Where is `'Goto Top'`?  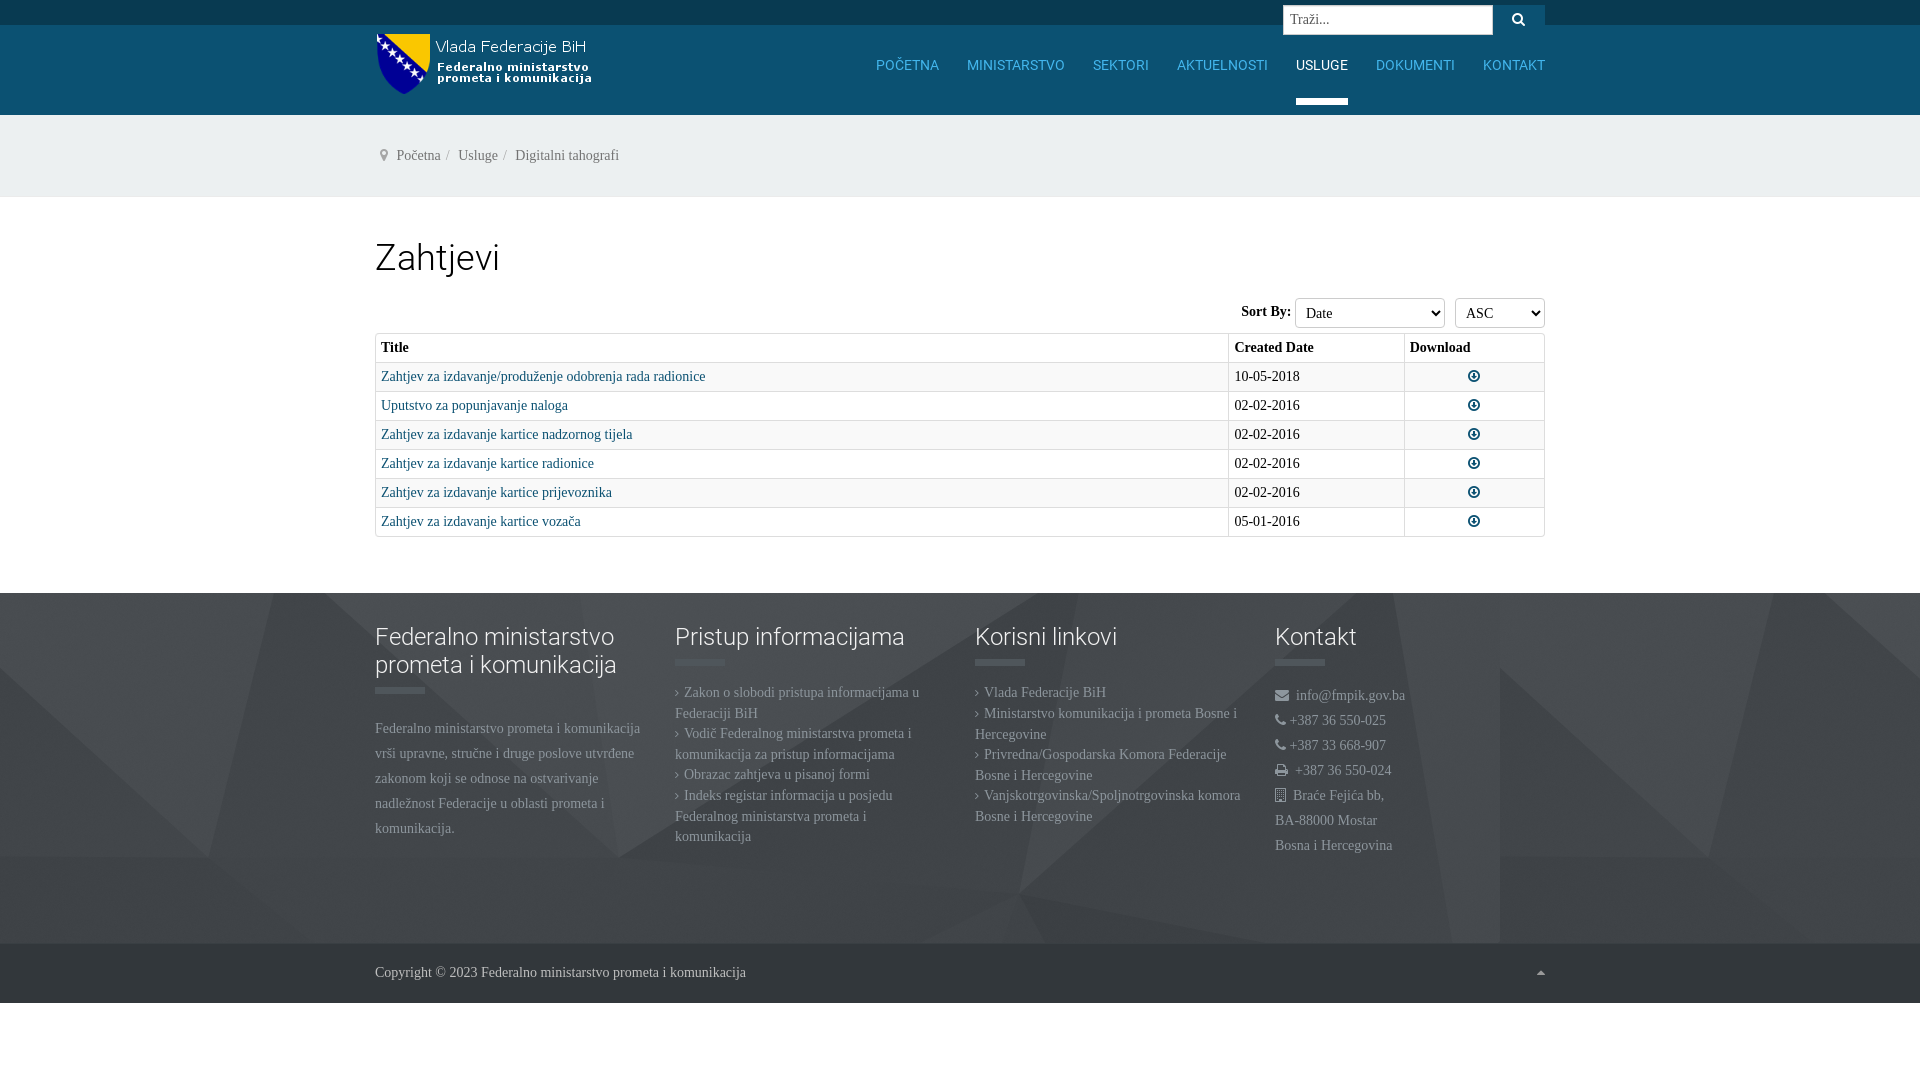
'Goto Top' is located at coordinates (1539, 971).